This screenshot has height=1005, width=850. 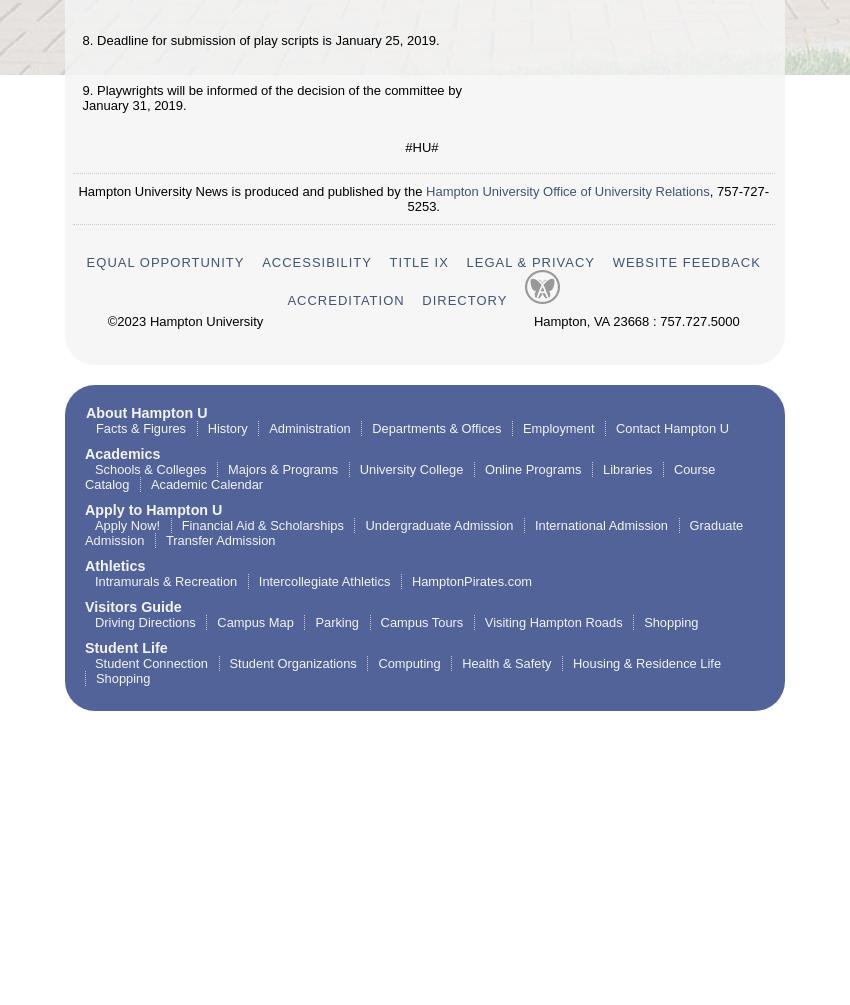 What do you see at coordinates (421, 620) in the screenshot?
I see `'Campus Tours'` at bounding box center [421, 620].